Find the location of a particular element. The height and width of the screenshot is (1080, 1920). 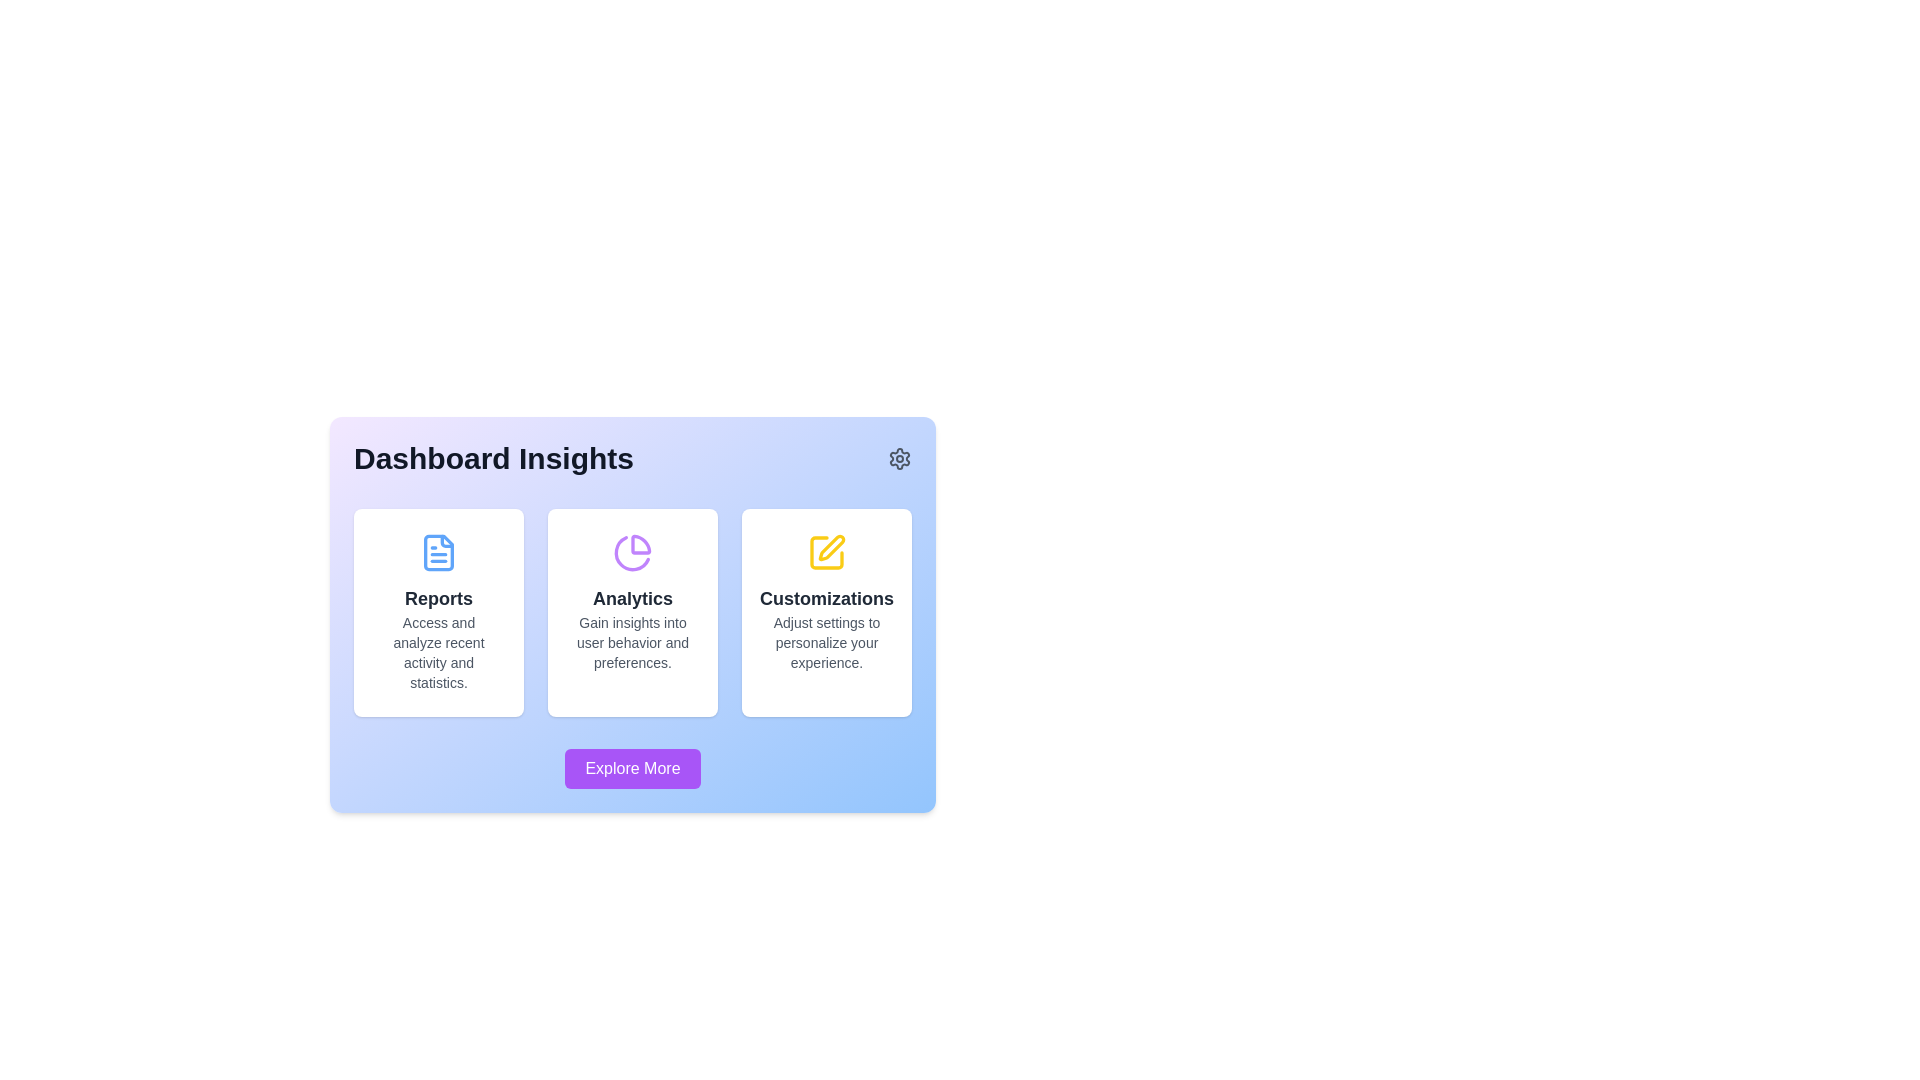

the Text label that provides a brief description or instruction related to the 'Customizations' feature, located beneath the title 'Customizations' in the bottom portion of the 'Customizations' card is located at coordinates (826, 643).